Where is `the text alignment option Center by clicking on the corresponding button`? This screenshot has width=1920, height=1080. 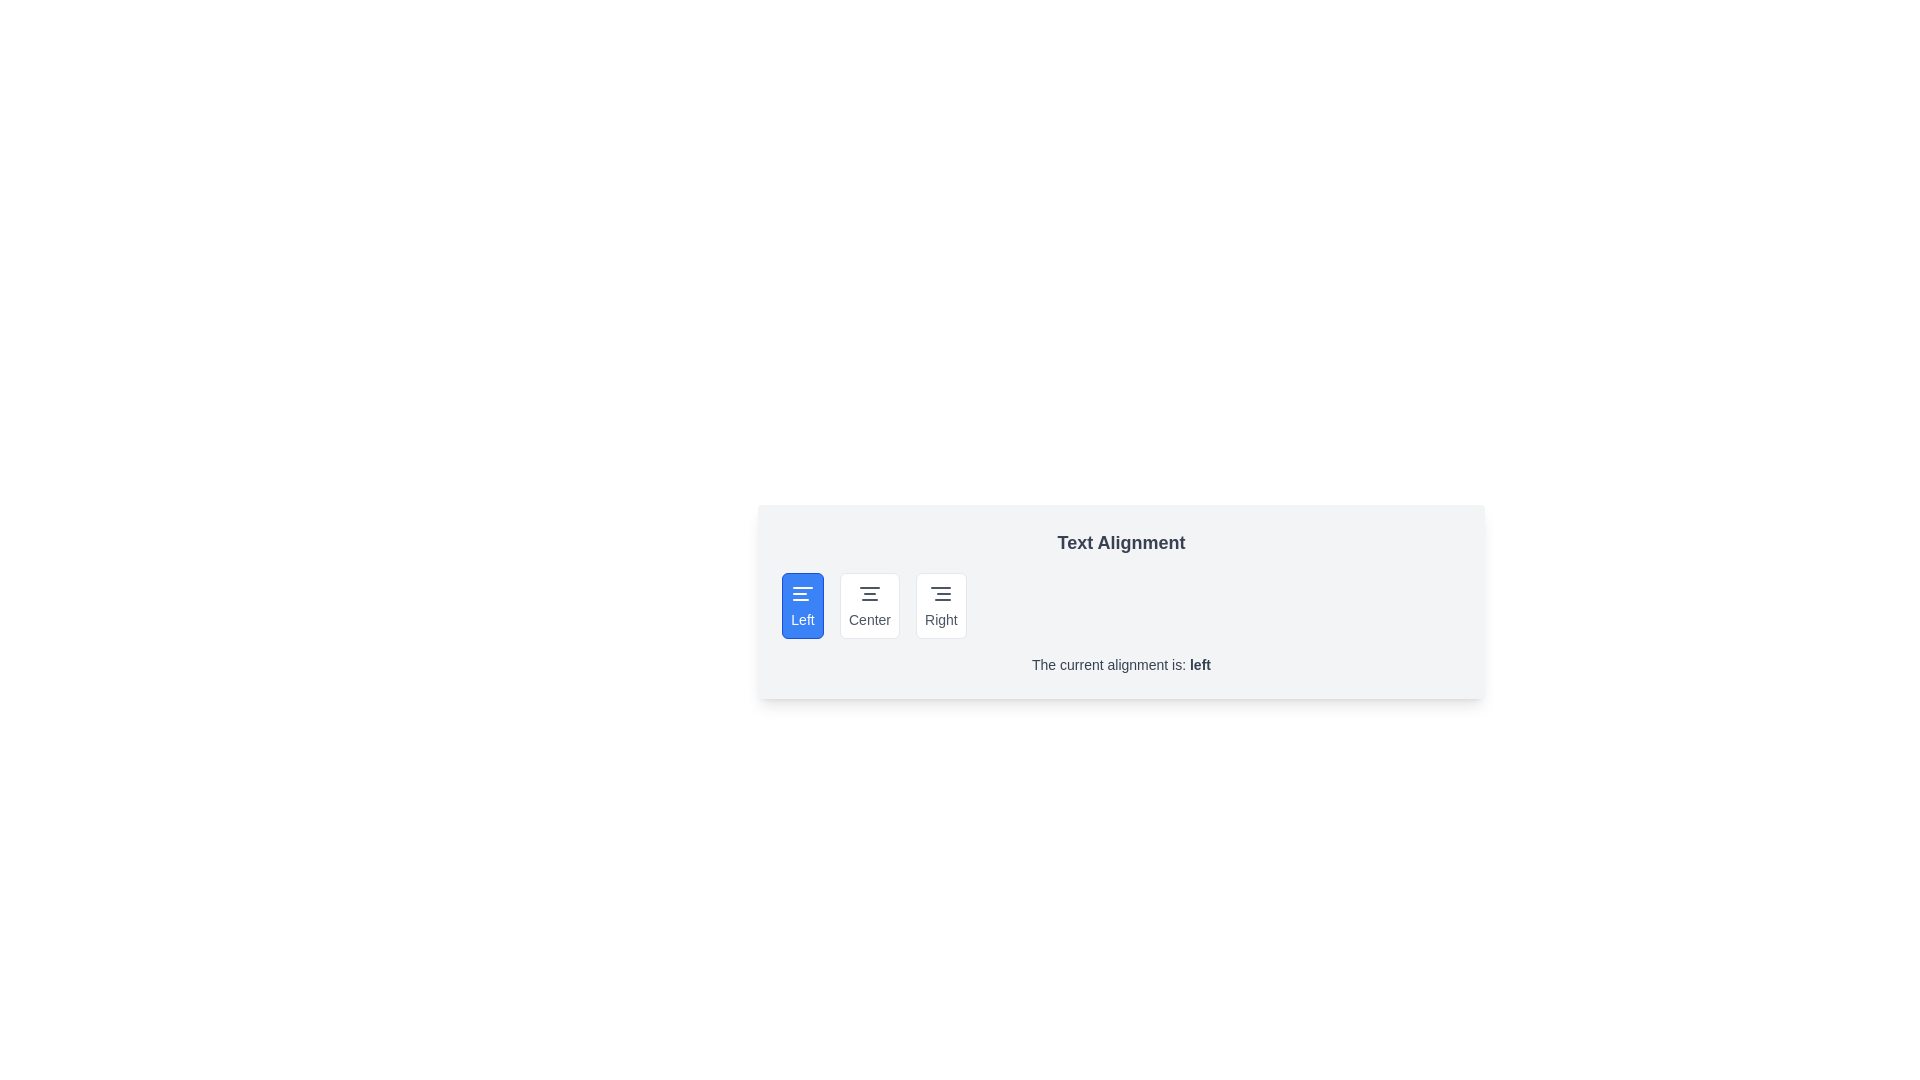 the text alignment option Center by clicking on the corresponding button is located at coordinates (869, 604).